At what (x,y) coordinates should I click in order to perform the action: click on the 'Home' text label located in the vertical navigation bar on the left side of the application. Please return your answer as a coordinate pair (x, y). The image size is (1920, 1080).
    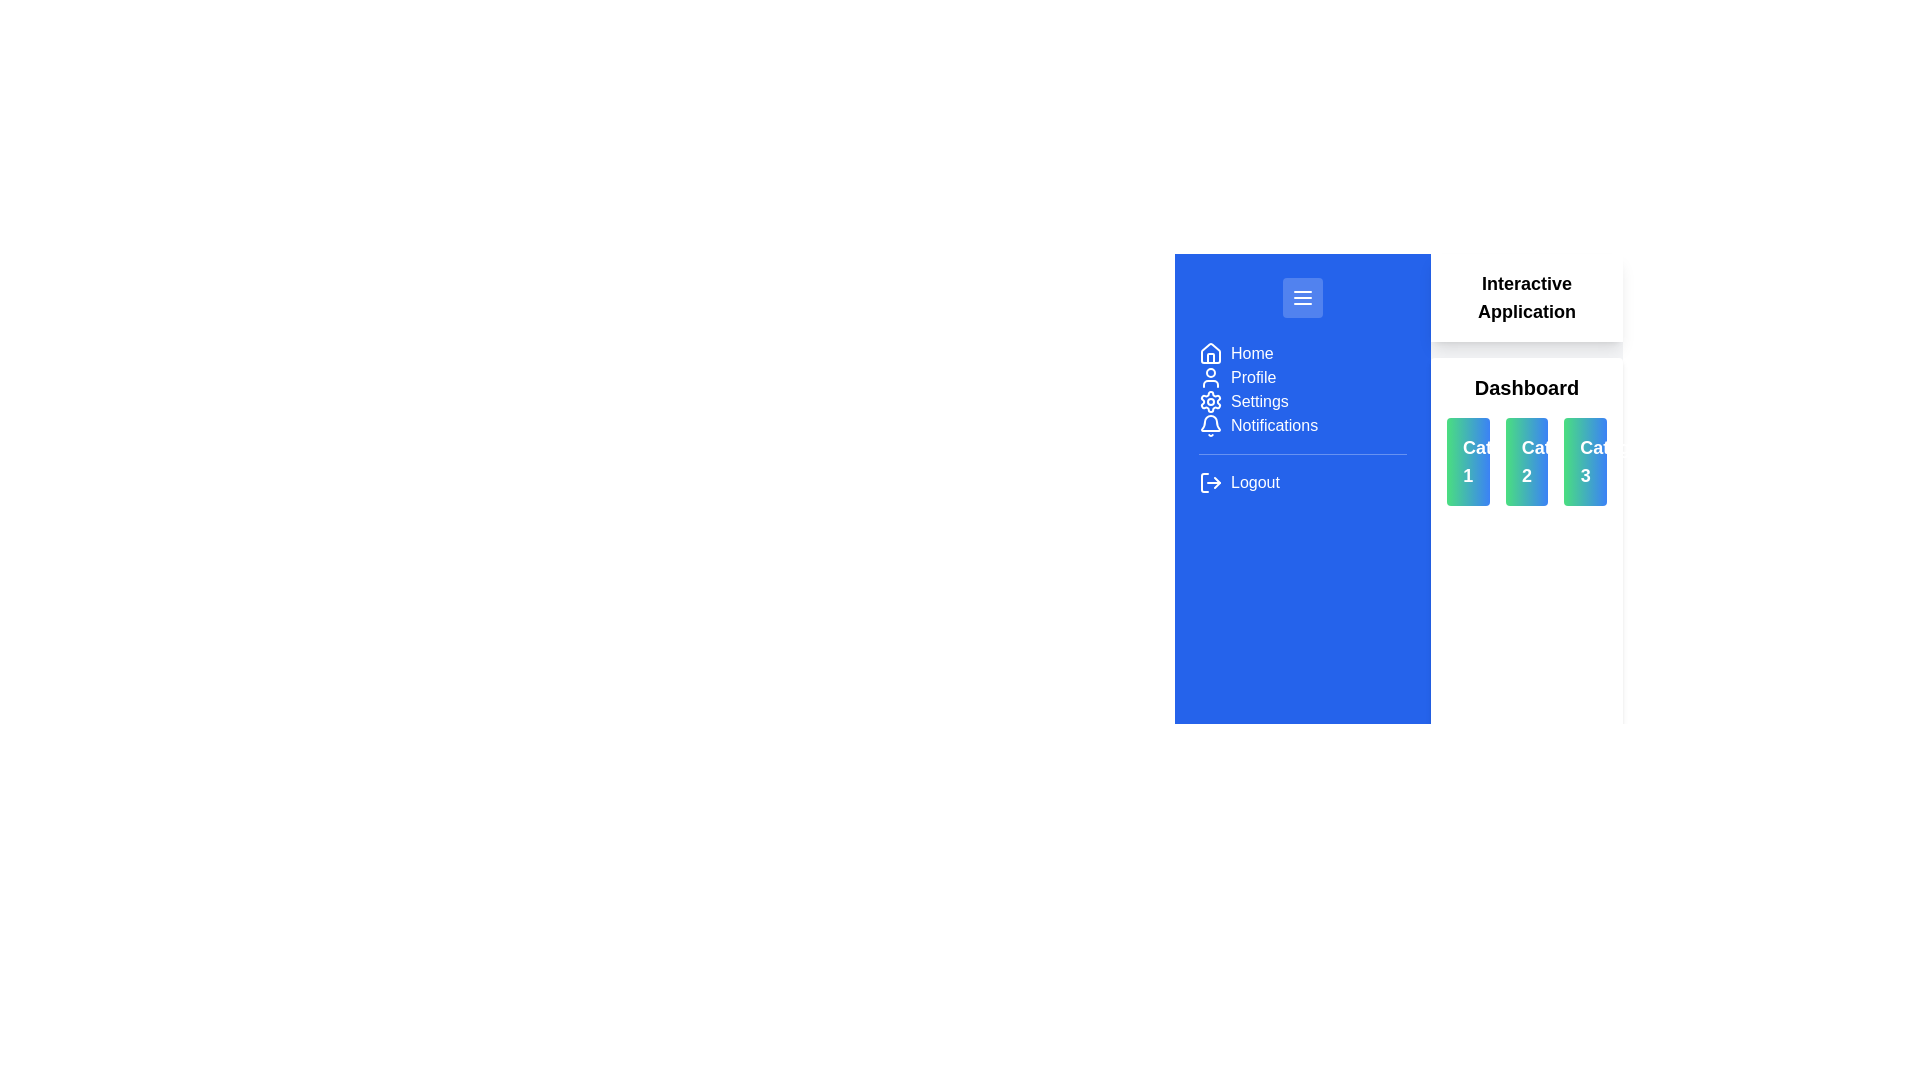
    Looking at the image, I should click on (1251, 353).